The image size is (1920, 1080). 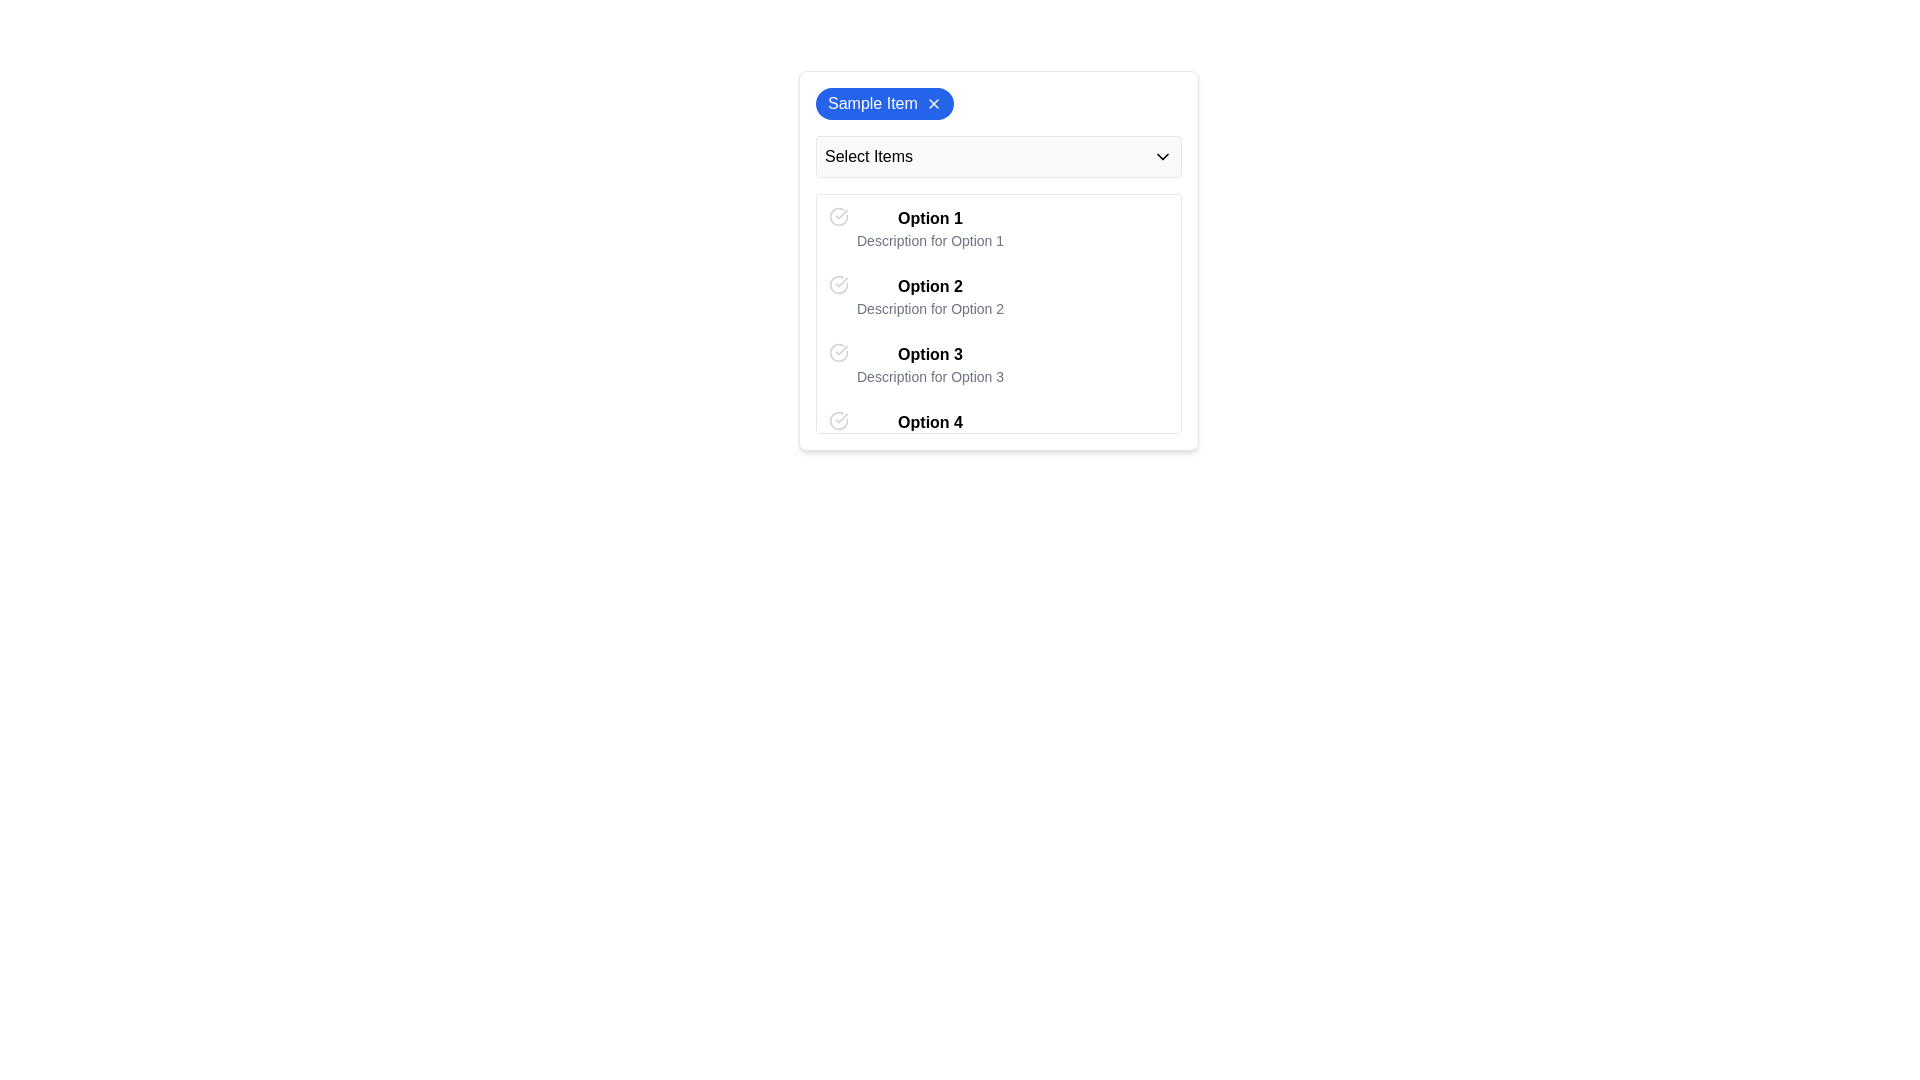 What do you see at coordinates (998, 104) in the screenshot?
I see `the removable indicator of the selected item in the multi-select dropdown to deselect it` at bounding box center [998, 104].